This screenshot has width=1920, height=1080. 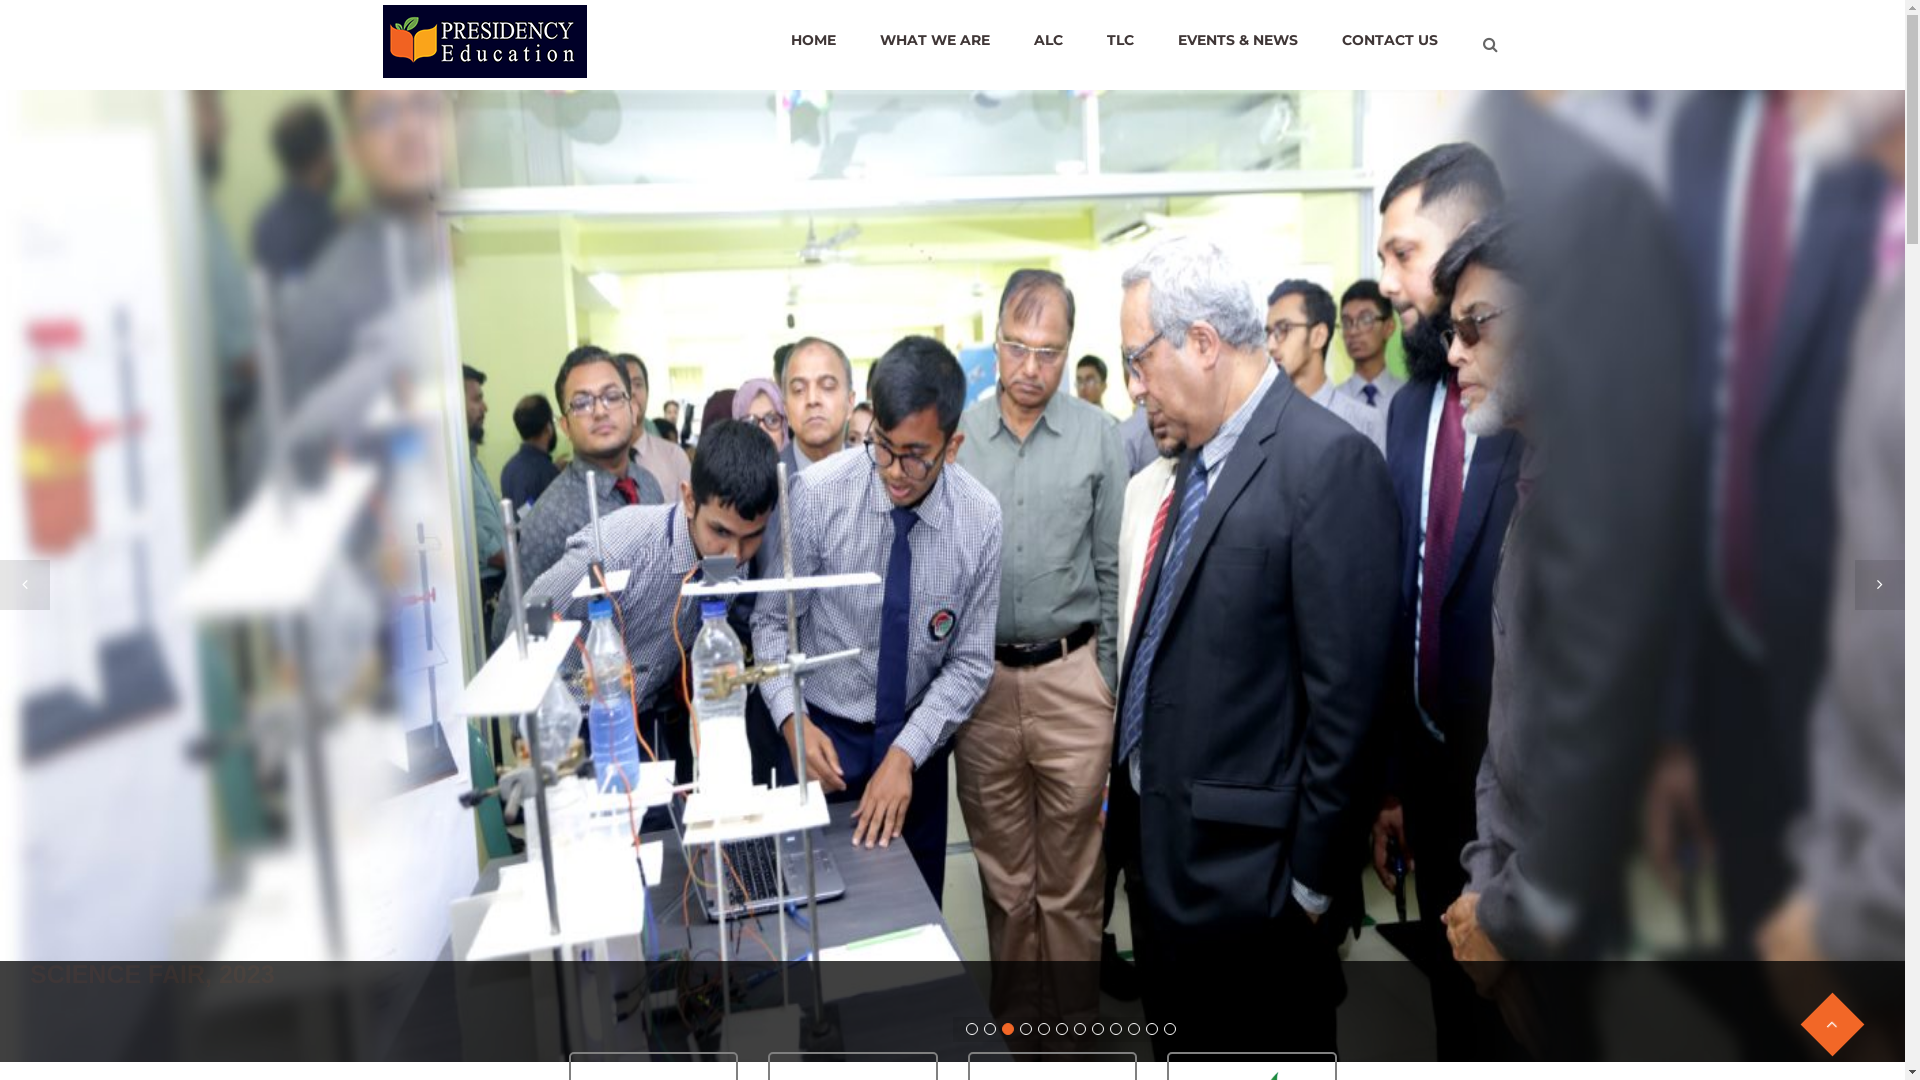 What do you see at coordinates (1097, 1029) in the screenshot?
I see `'8'` at bounding box center [1097, 1029].